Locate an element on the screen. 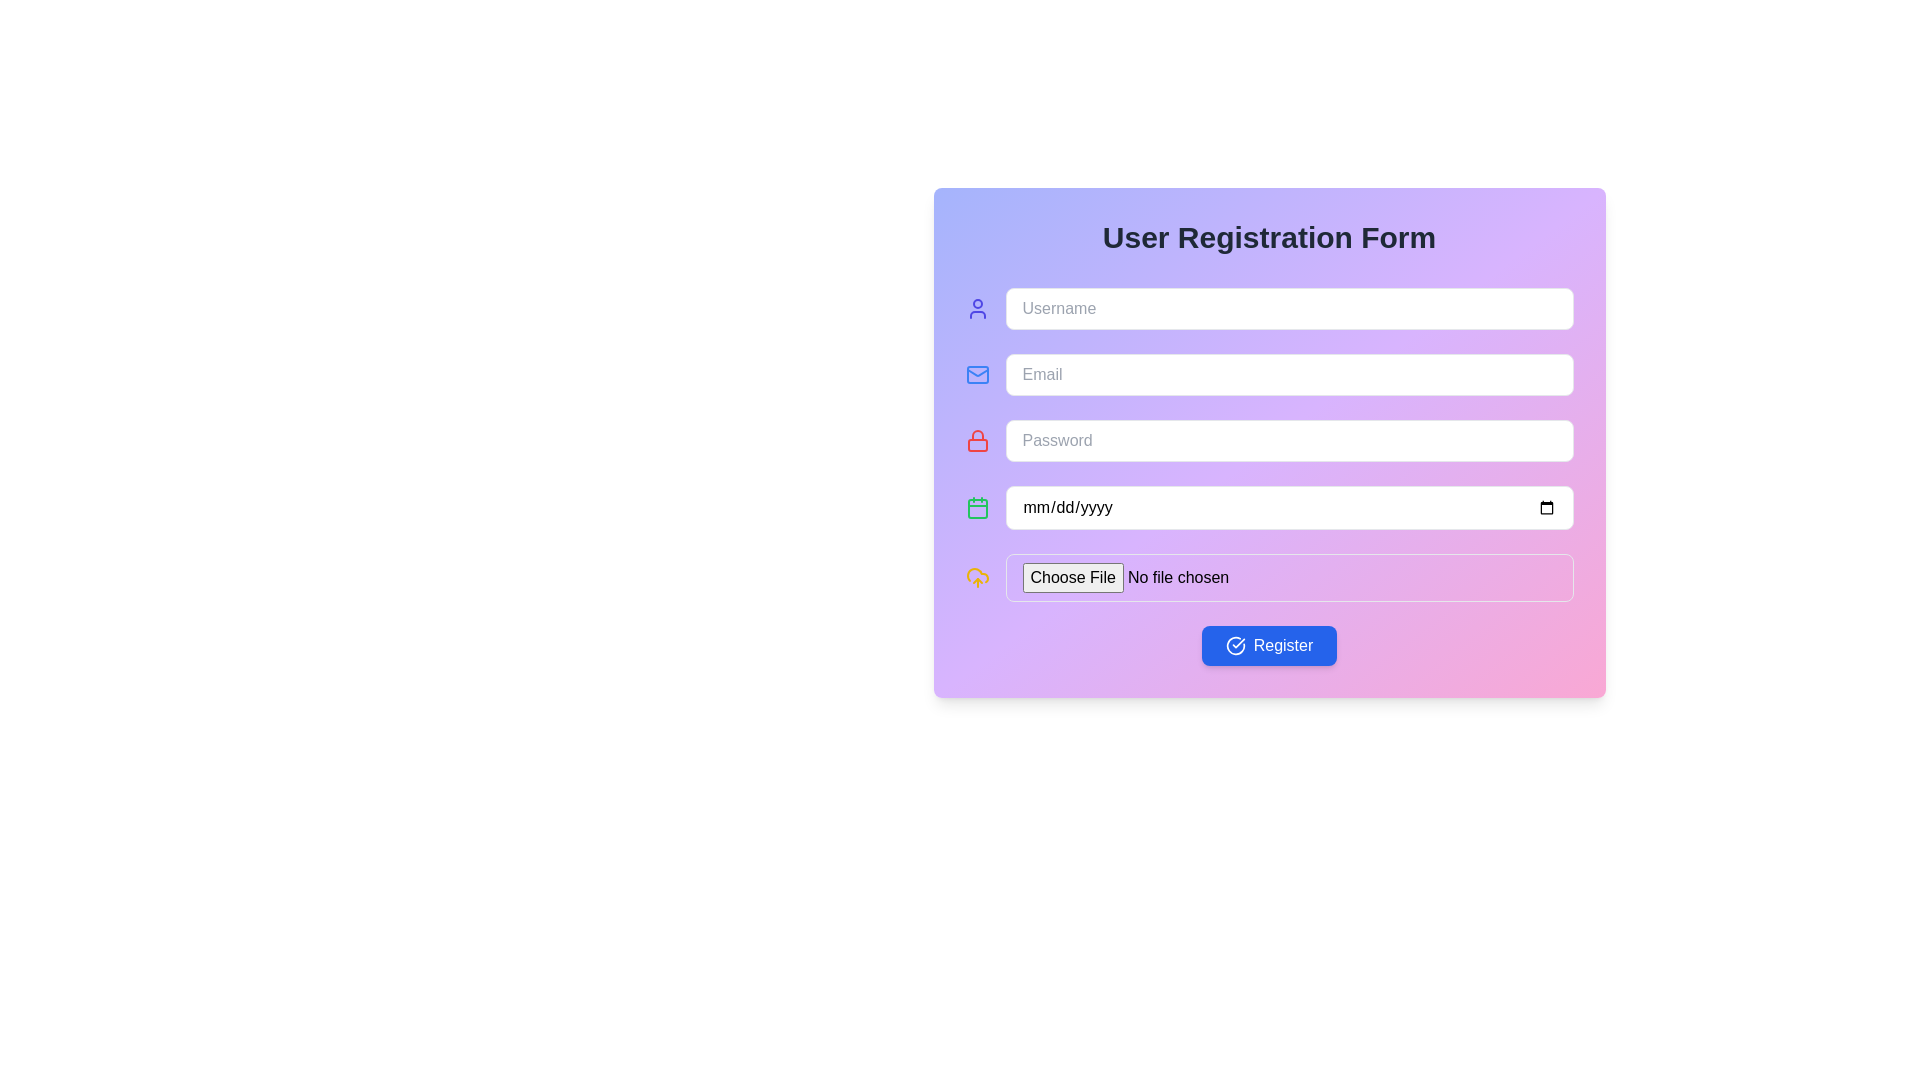 This screenshot has width=1920, height=1080. and clear the text input field for entering the username, located at the top of the User Registration Form is located at coordinates (1268, 308).